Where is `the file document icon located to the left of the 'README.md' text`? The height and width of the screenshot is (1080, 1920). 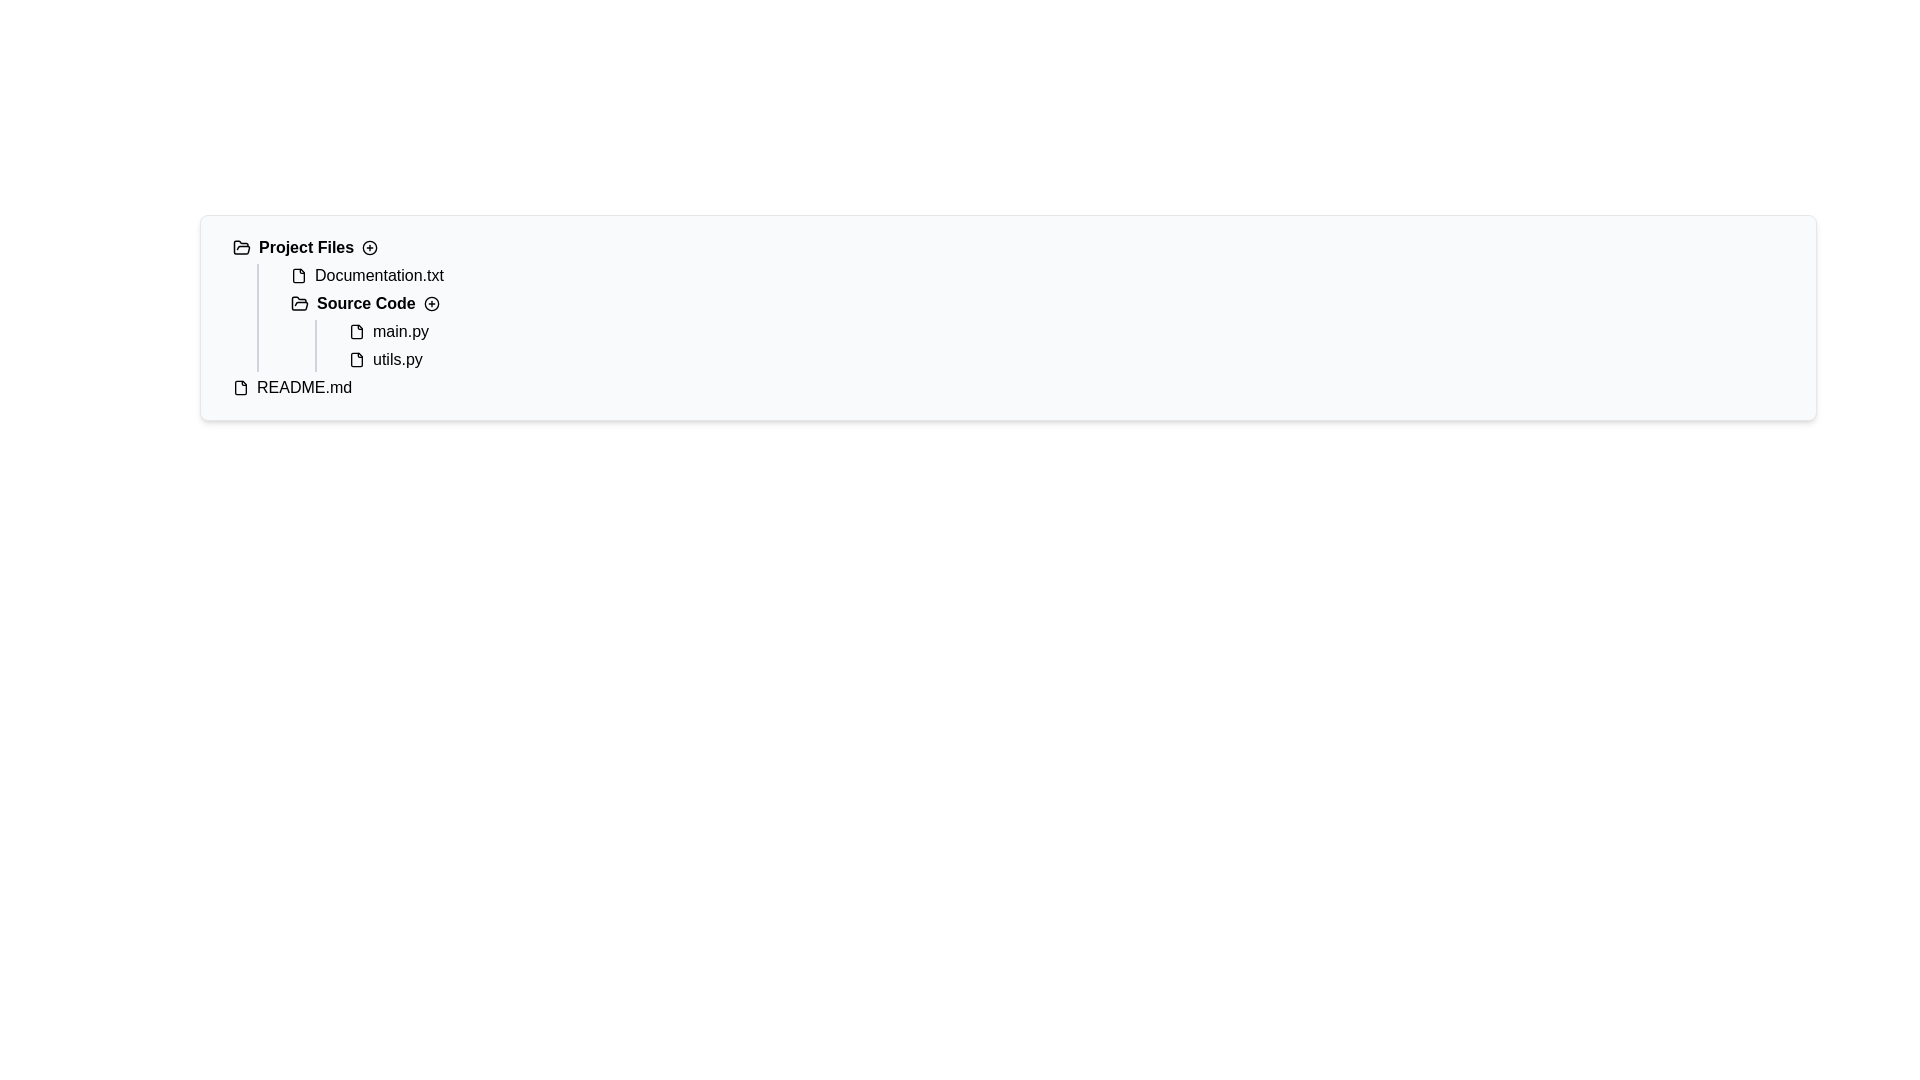
the file document icon located to the left of the 'README.md' text is located at coordinates (240, 388).